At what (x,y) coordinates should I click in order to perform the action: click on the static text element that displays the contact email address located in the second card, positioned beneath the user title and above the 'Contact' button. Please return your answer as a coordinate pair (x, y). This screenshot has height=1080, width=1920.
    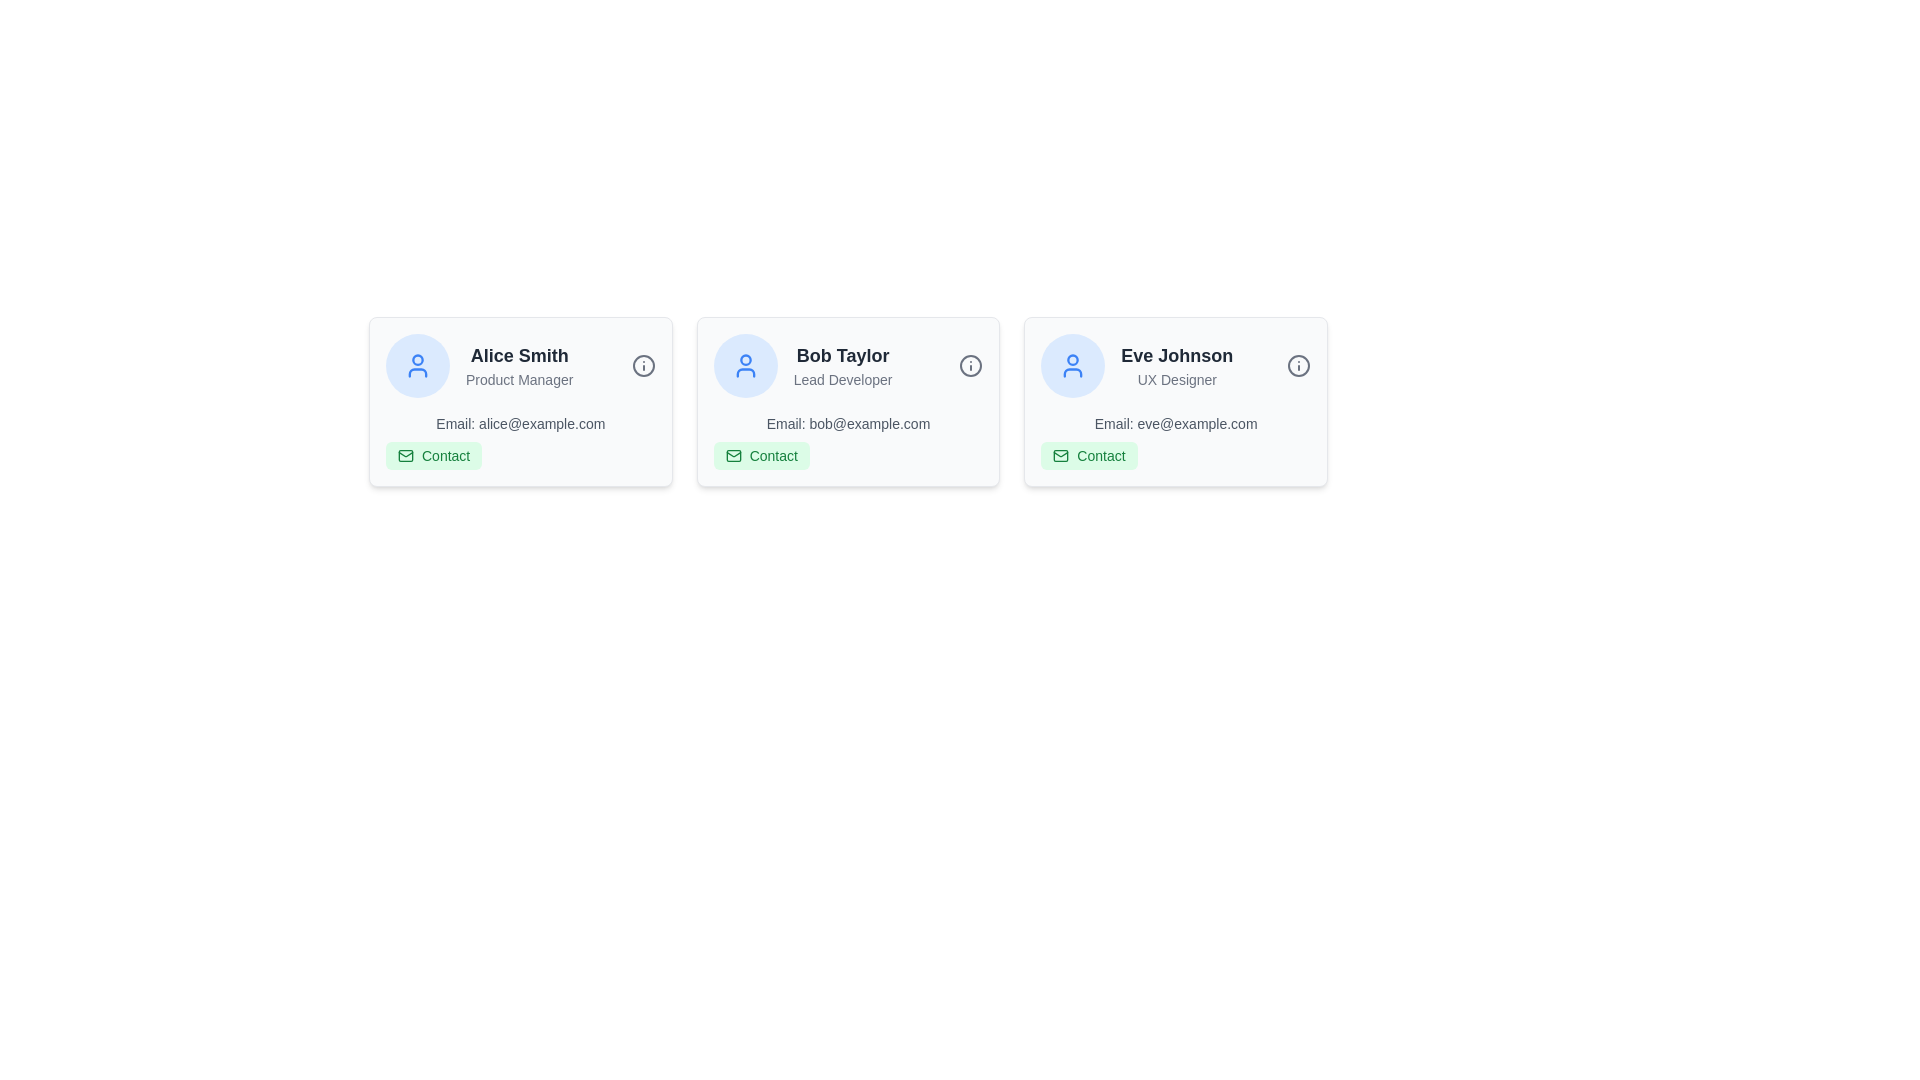
    Looking at the image, I should click on (848, 423).